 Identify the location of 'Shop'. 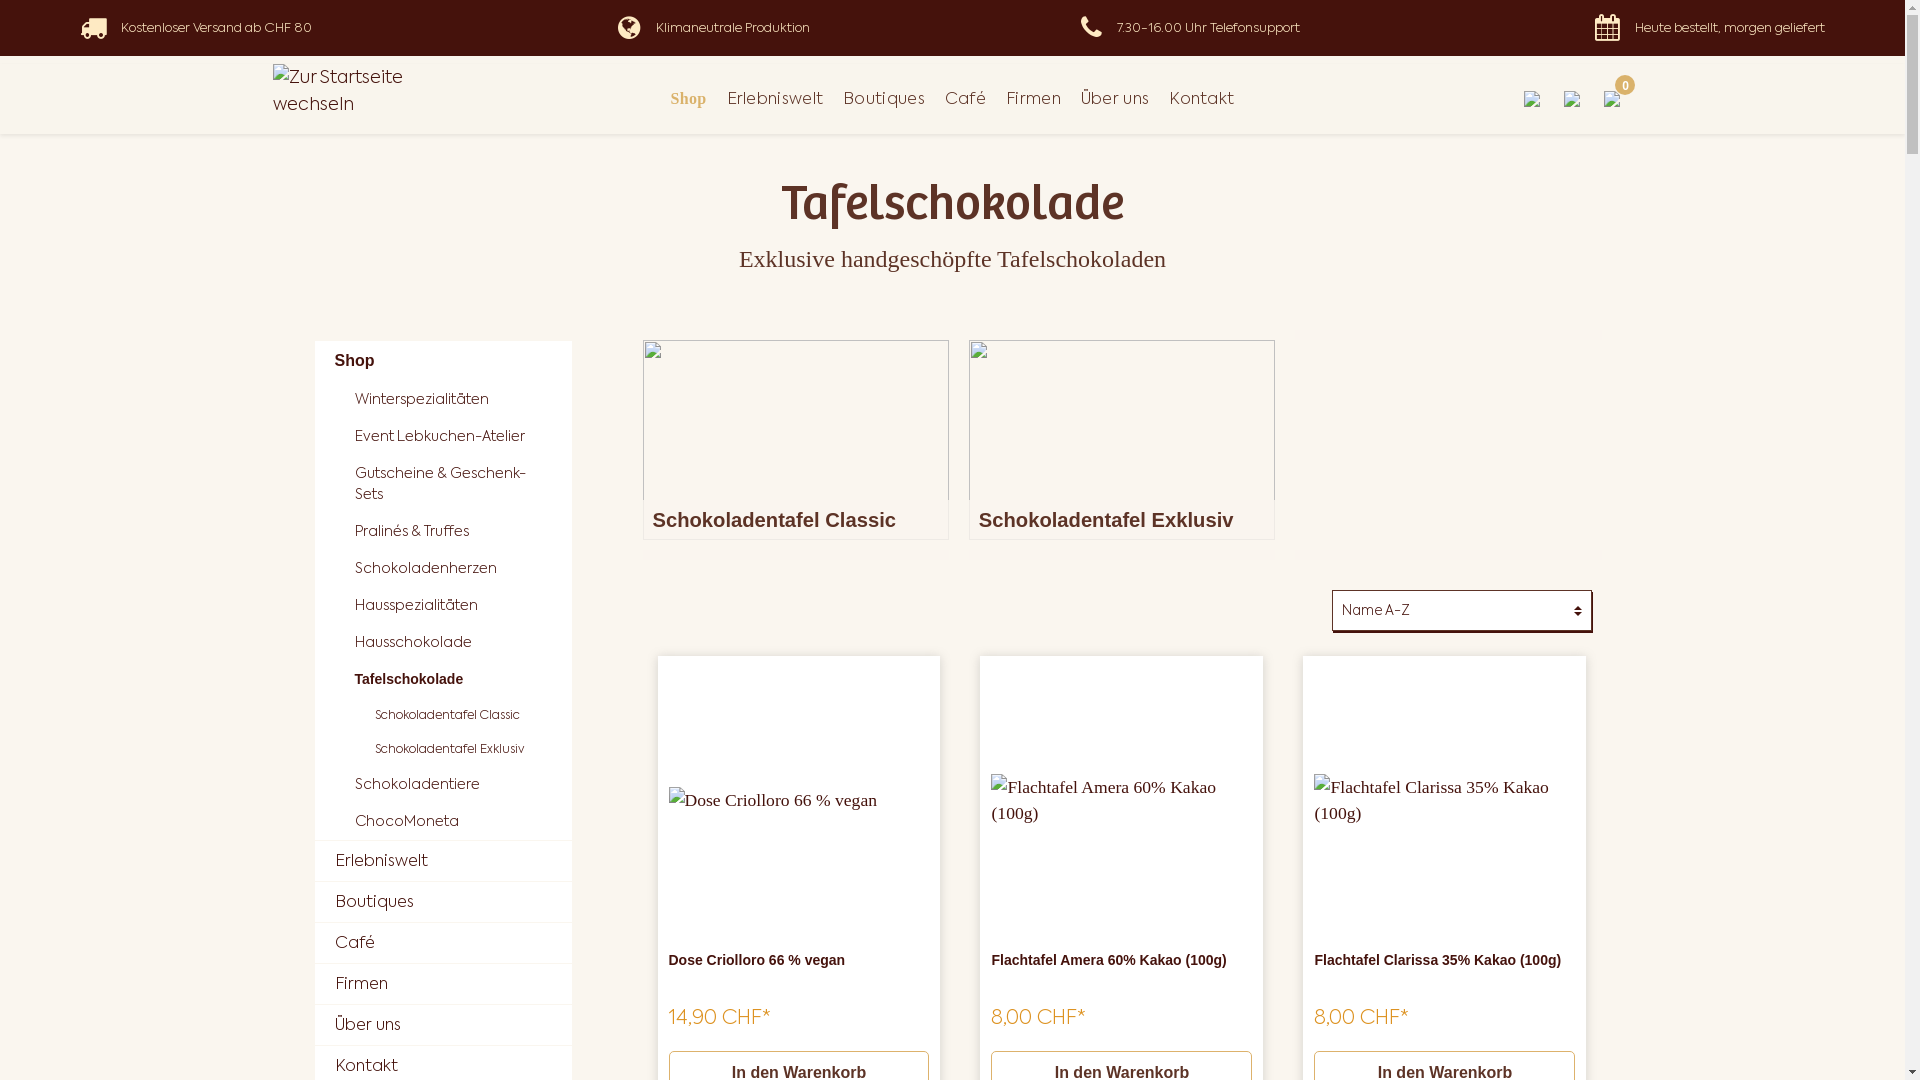
(689, 99).